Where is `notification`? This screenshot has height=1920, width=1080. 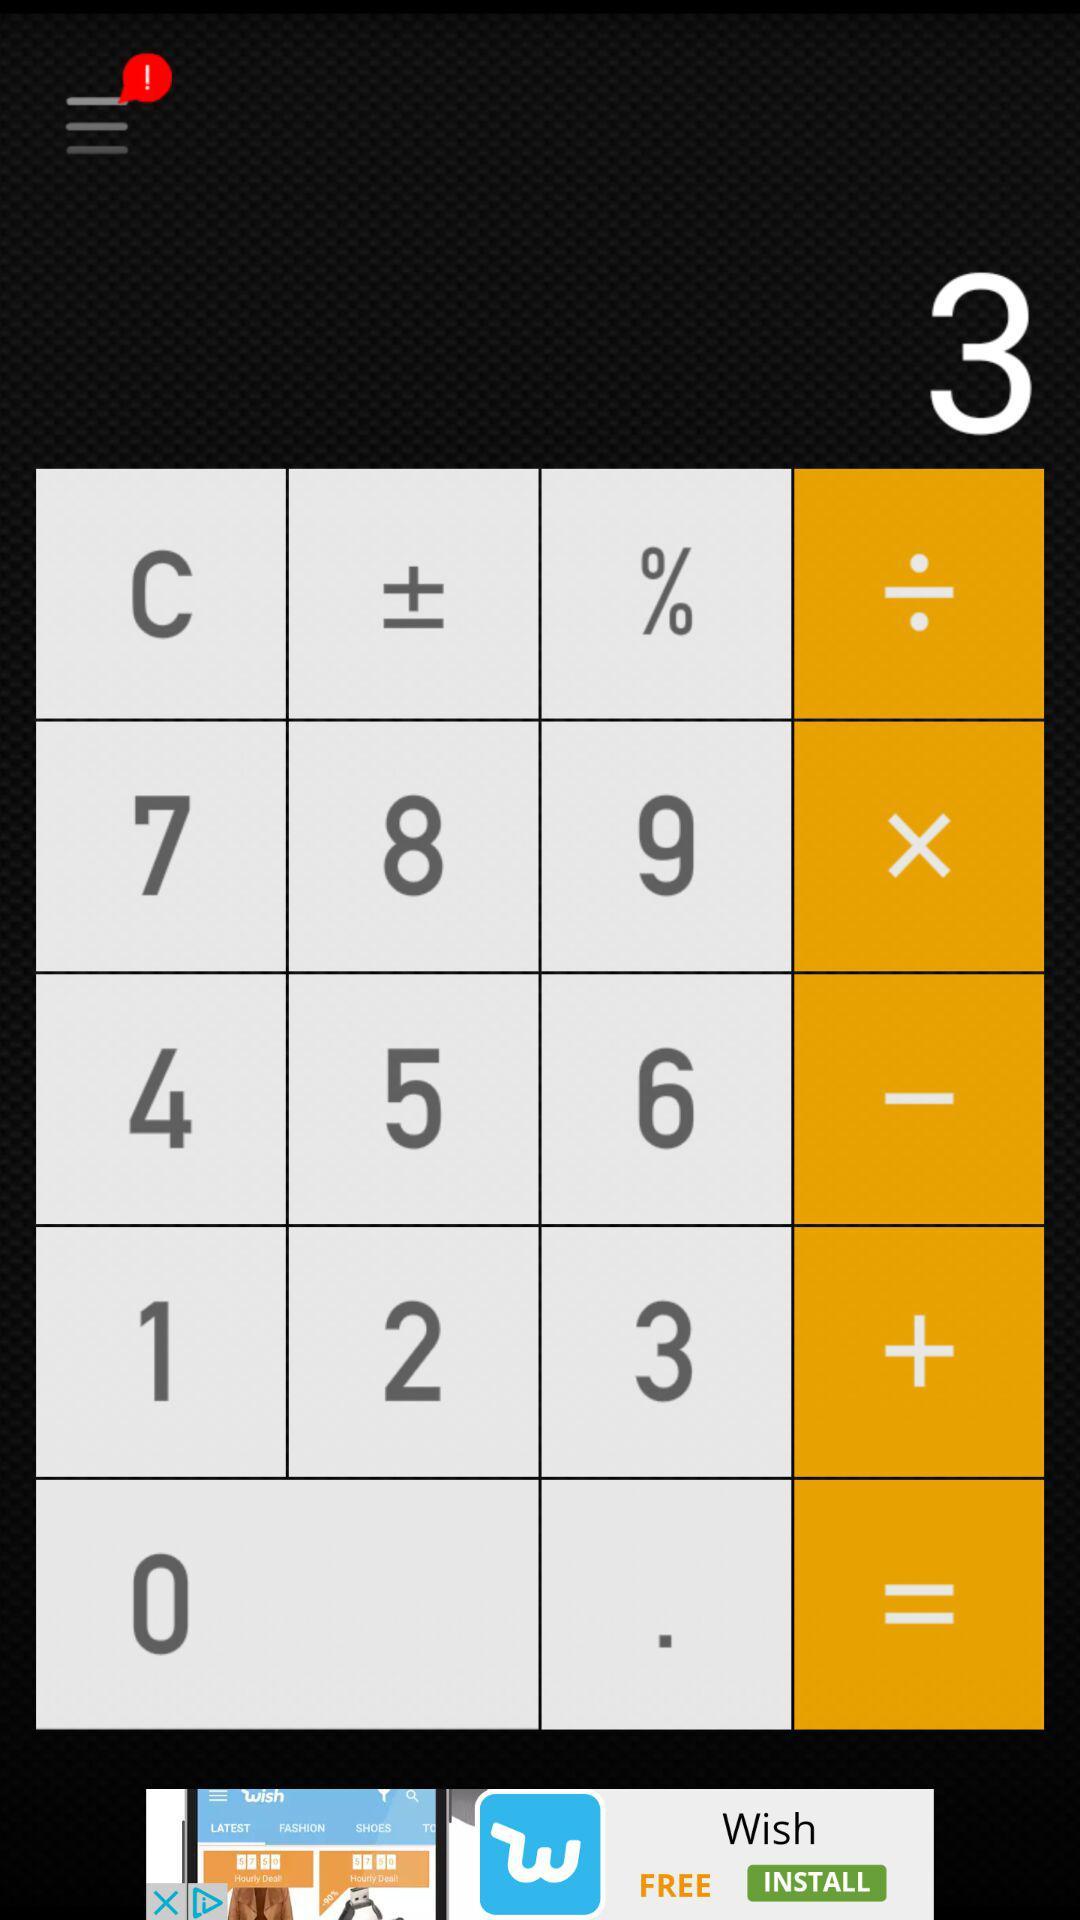 notification is located at coordinates (540, 62).